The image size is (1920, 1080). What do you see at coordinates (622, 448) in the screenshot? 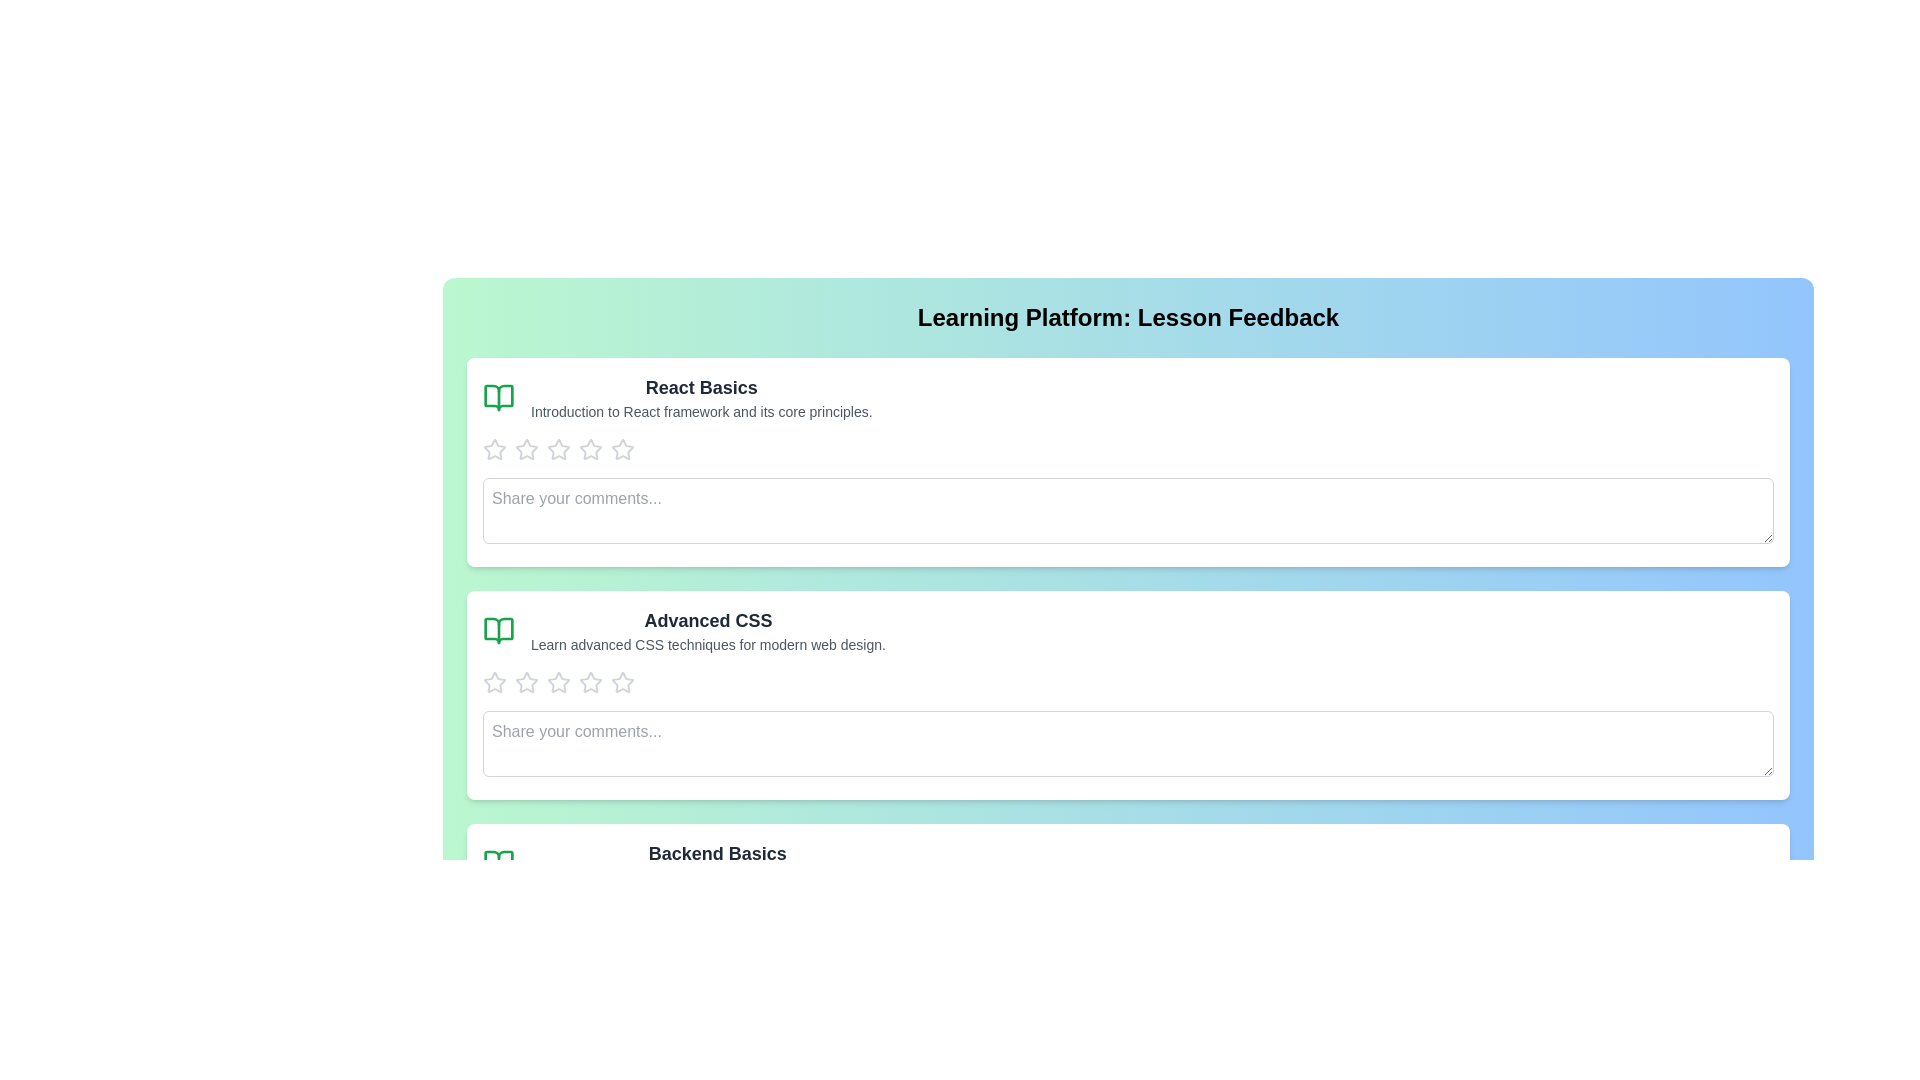
I see `the third star icon in the row of five stars for rating below the title 'React Basics'` at bounding box center [622, 448].